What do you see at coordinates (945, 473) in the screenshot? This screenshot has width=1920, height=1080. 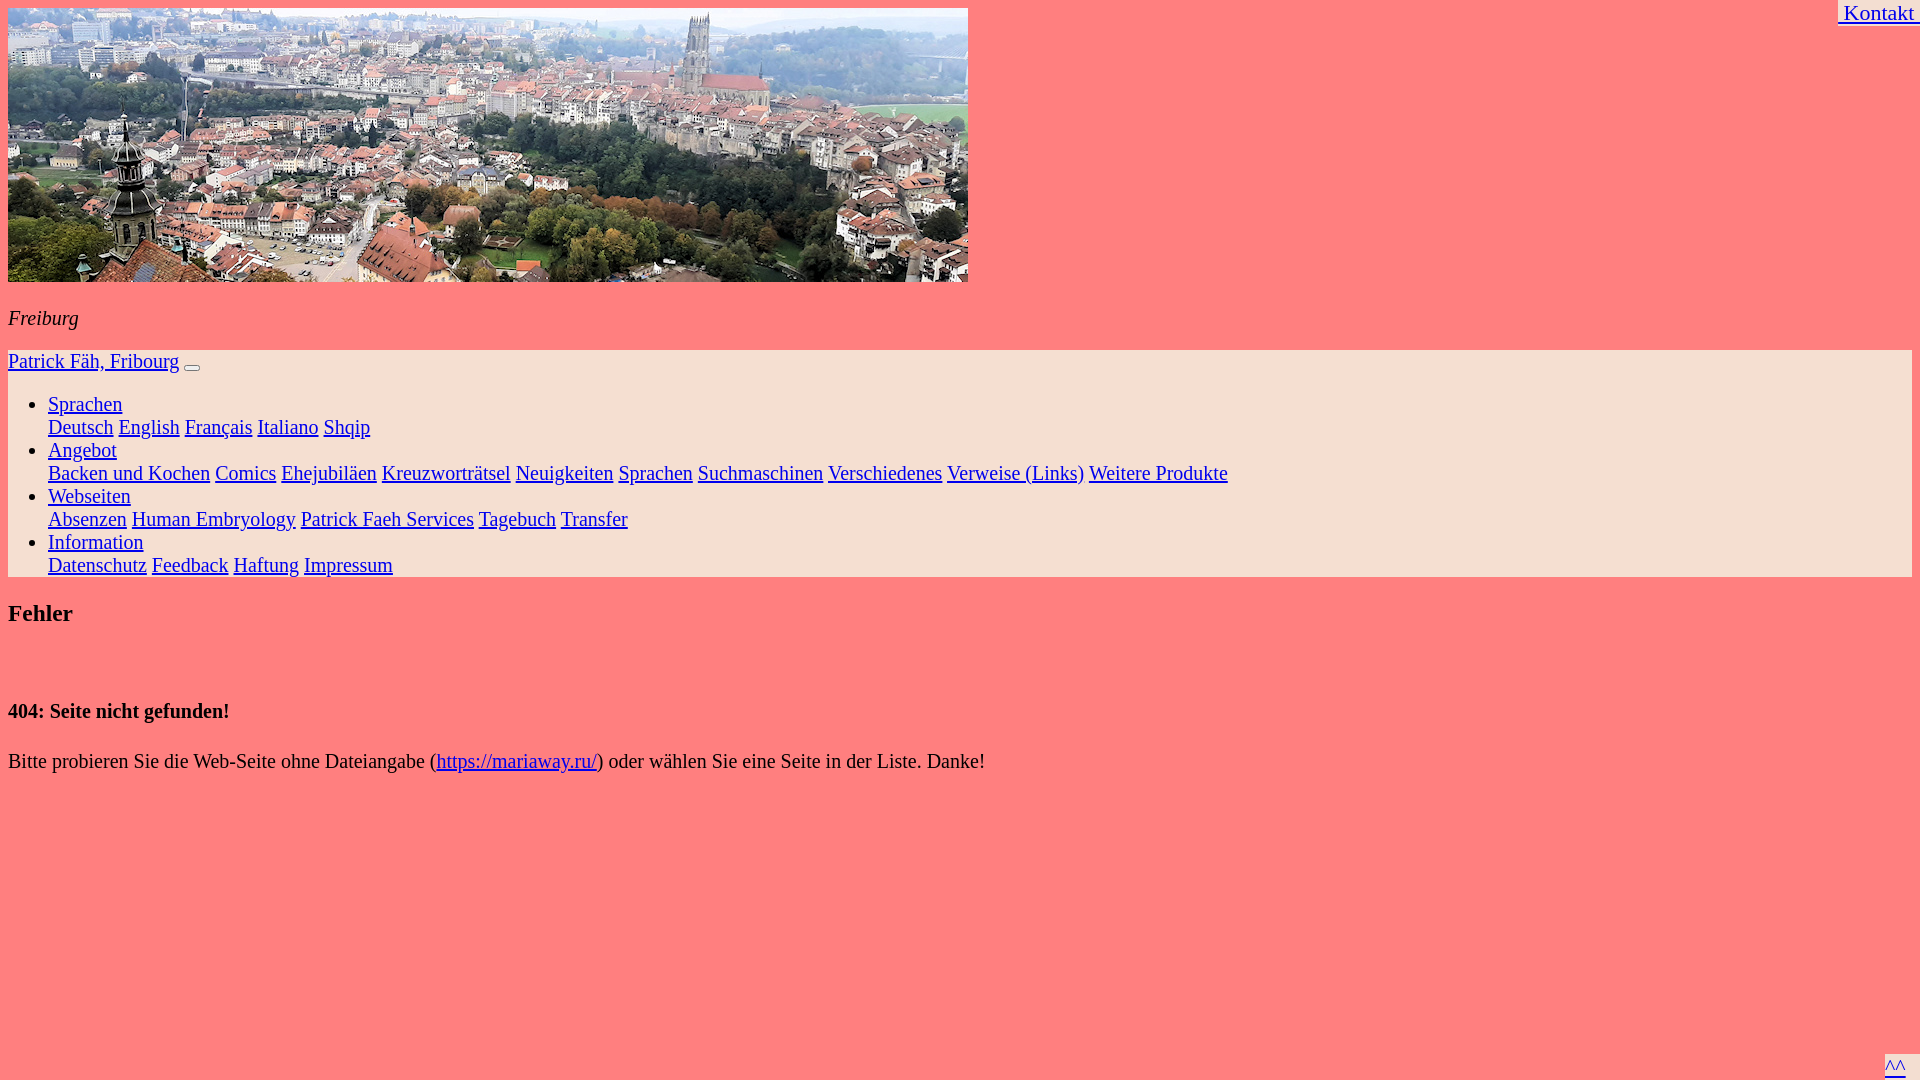 I see `'Verweise (Links)'` at bounding box center [945, 473].